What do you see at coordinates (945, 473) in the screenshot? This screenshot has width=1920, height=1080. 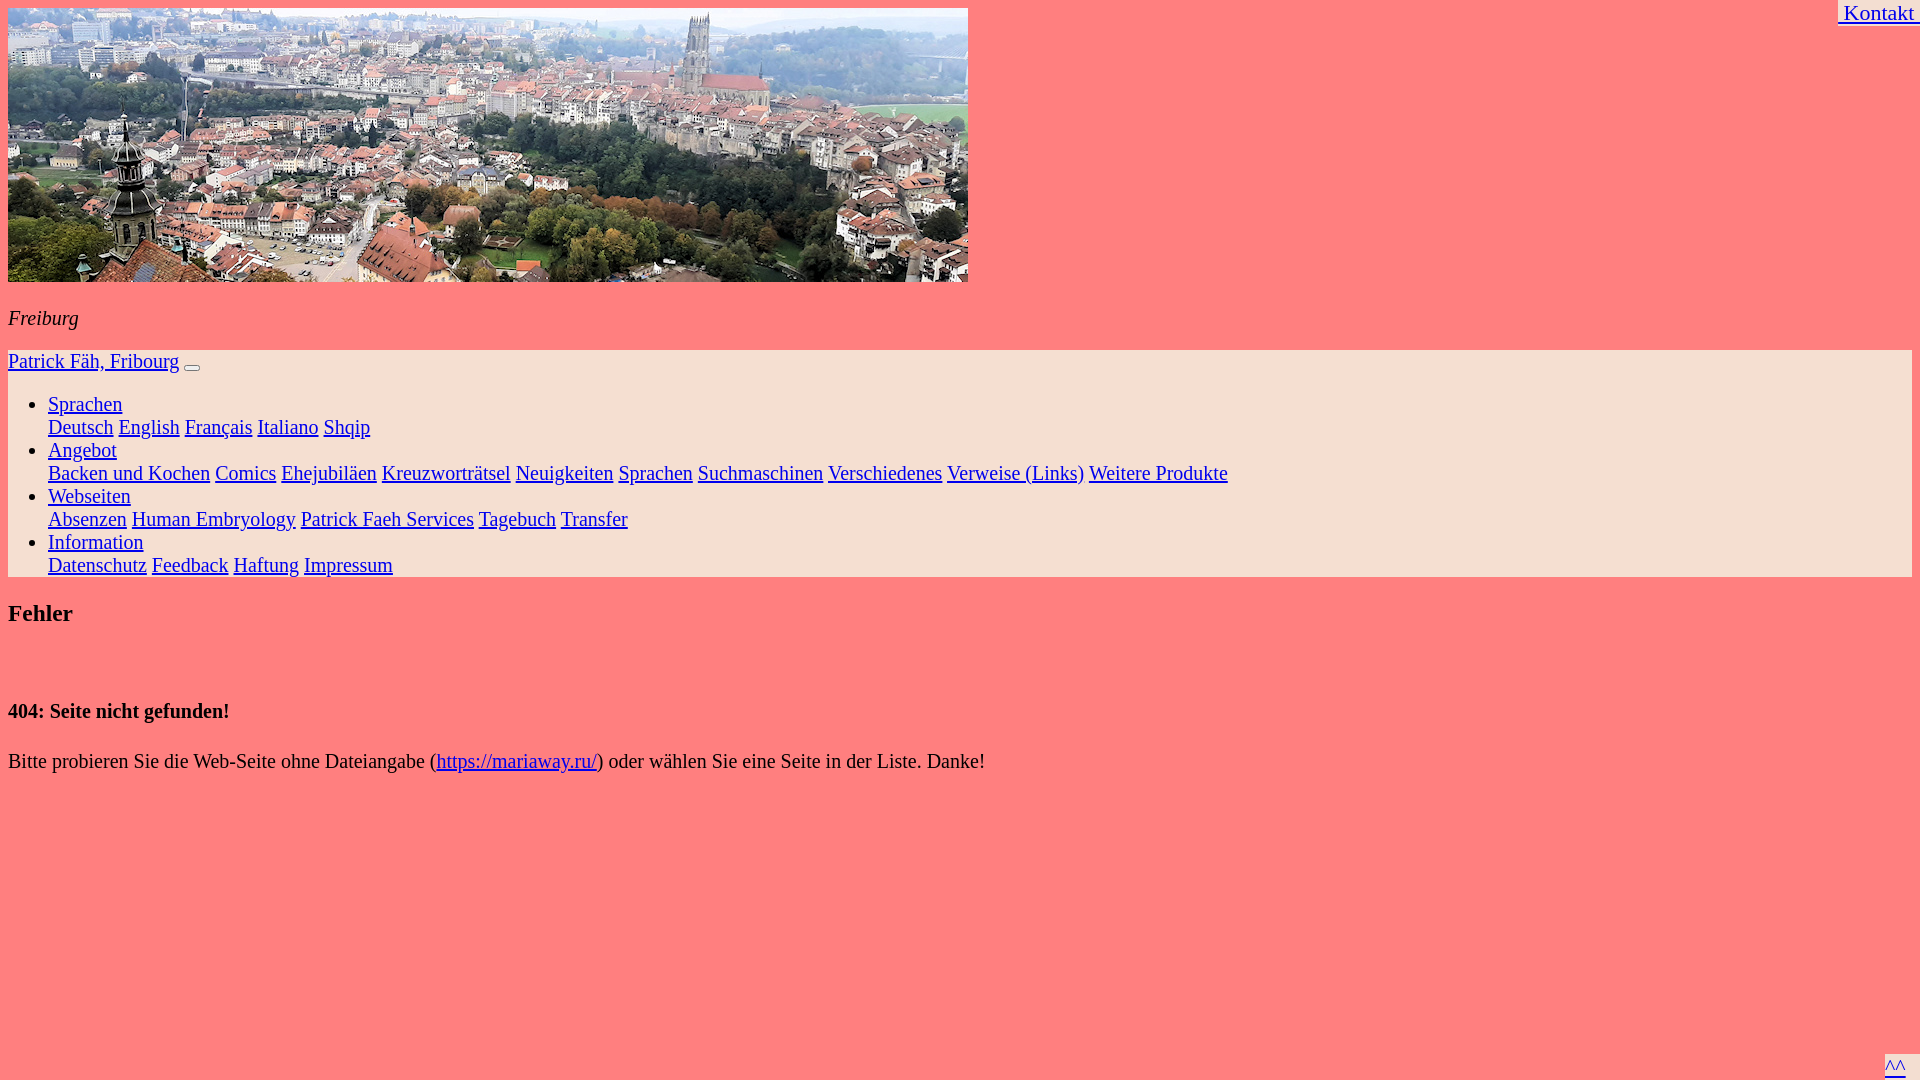 I see `'Verweise (Links)'` at bounding box center [945, 473].